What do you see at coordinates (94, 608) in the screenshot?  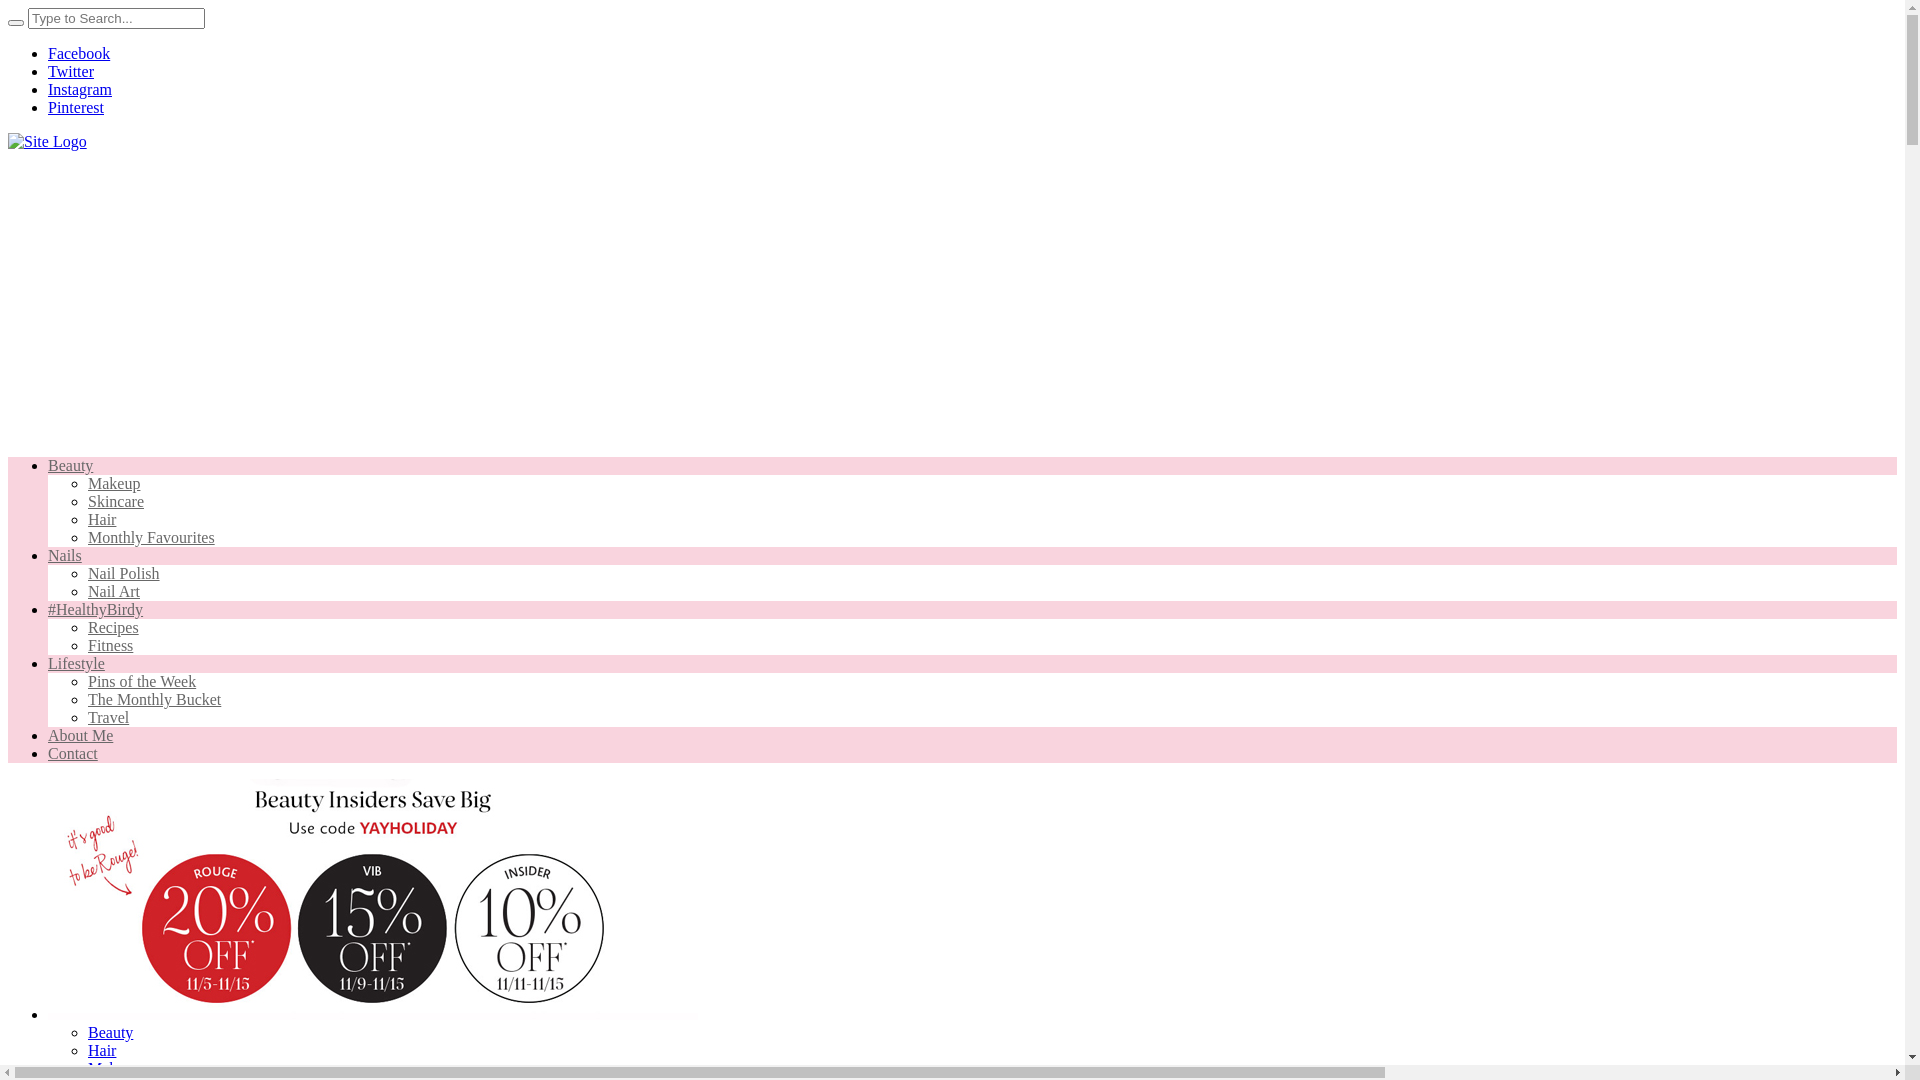 I see `'#HealthyBirdy'` at bounding box center [94, 608].